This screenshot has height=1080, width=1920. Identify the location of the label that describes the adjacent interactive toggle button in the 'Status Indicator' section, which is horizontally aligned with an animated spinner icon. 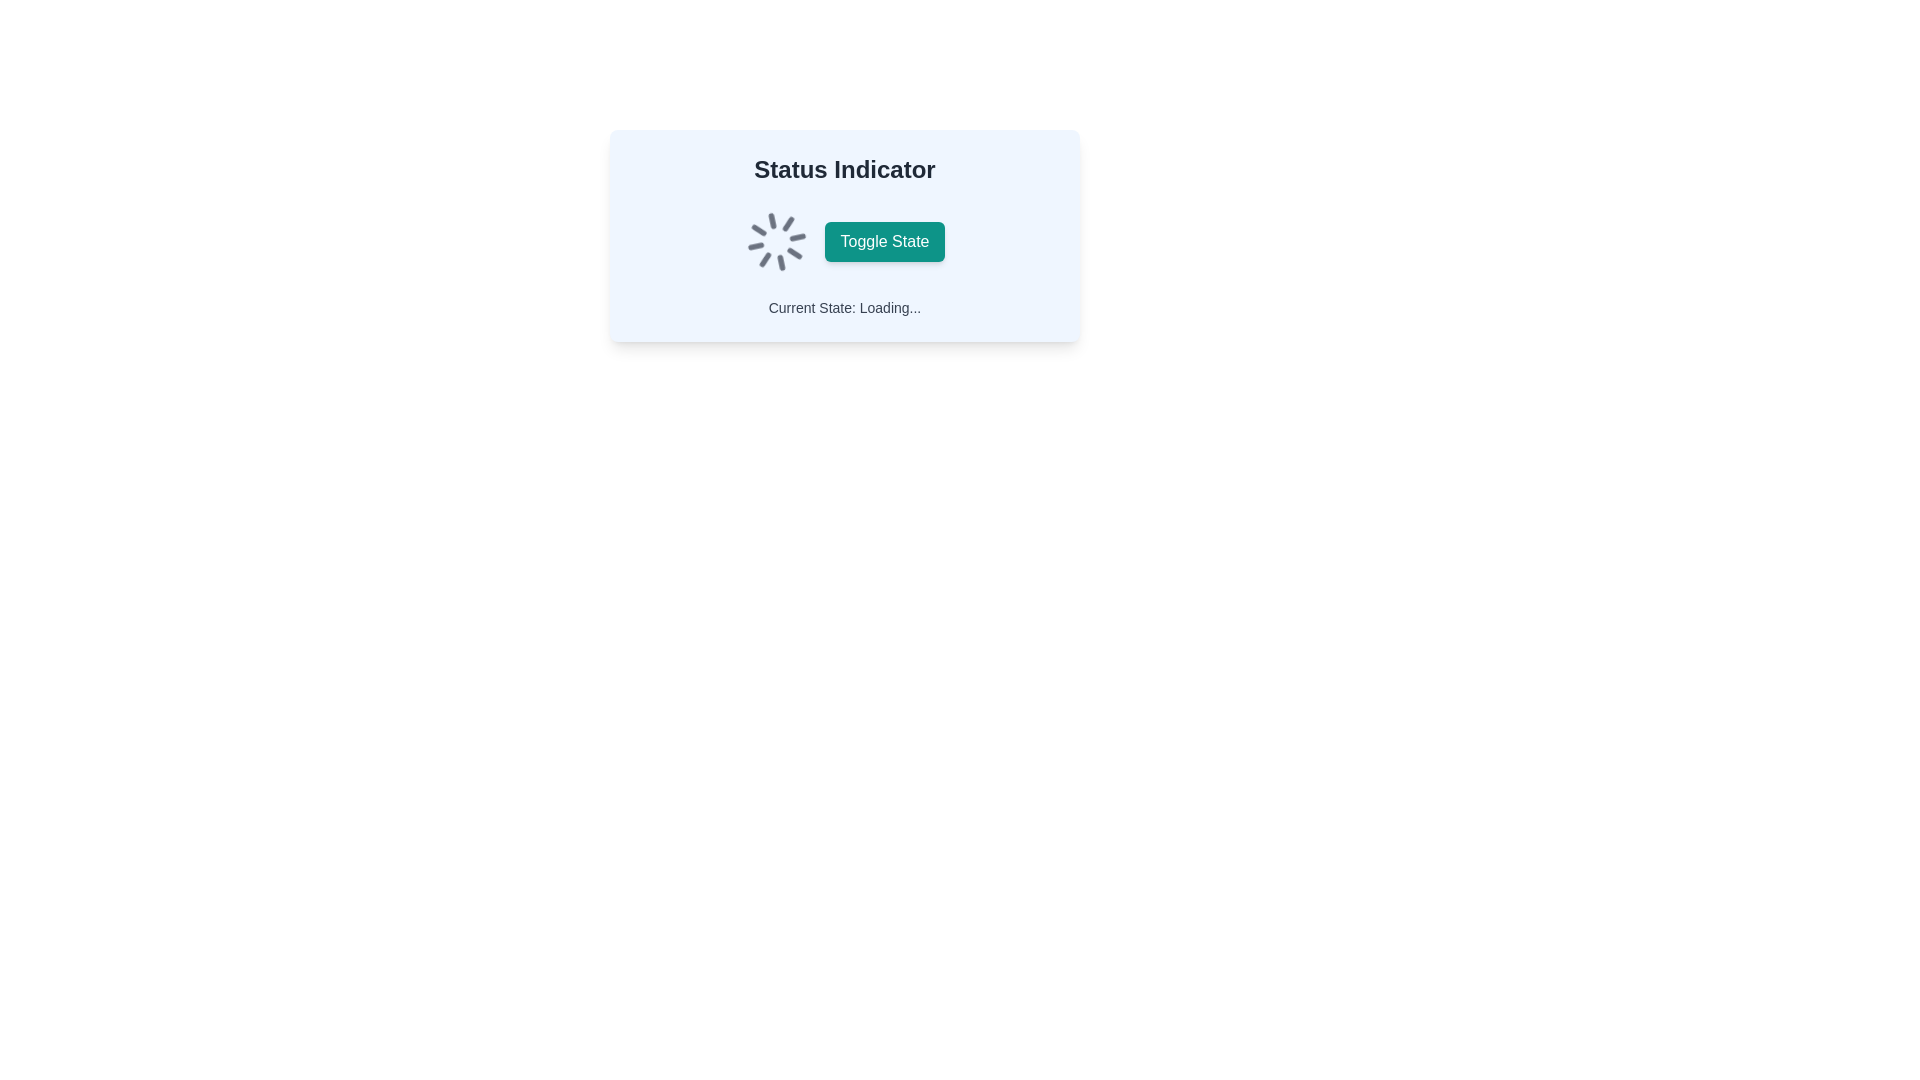
(844, 241).